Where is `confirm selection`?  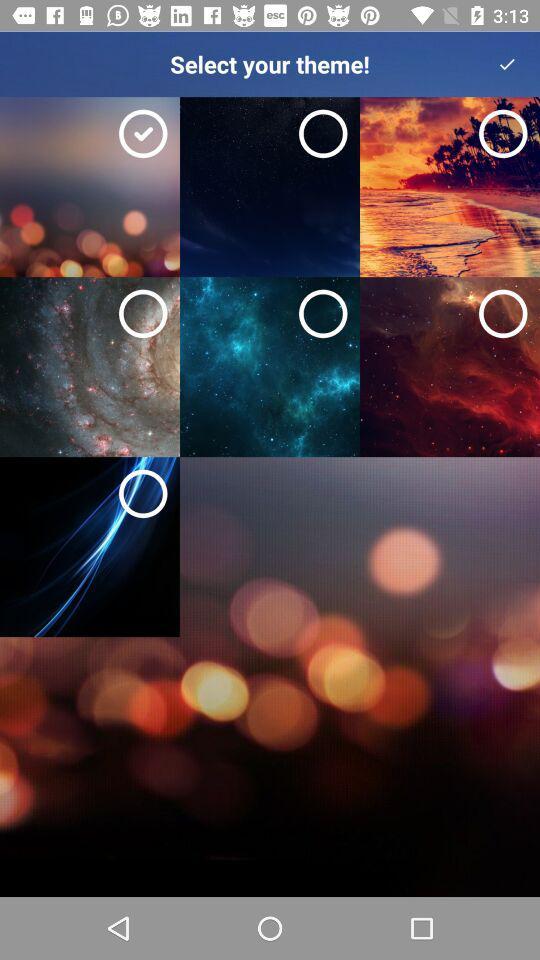
confirm selection is located at coordinates (507, 64).